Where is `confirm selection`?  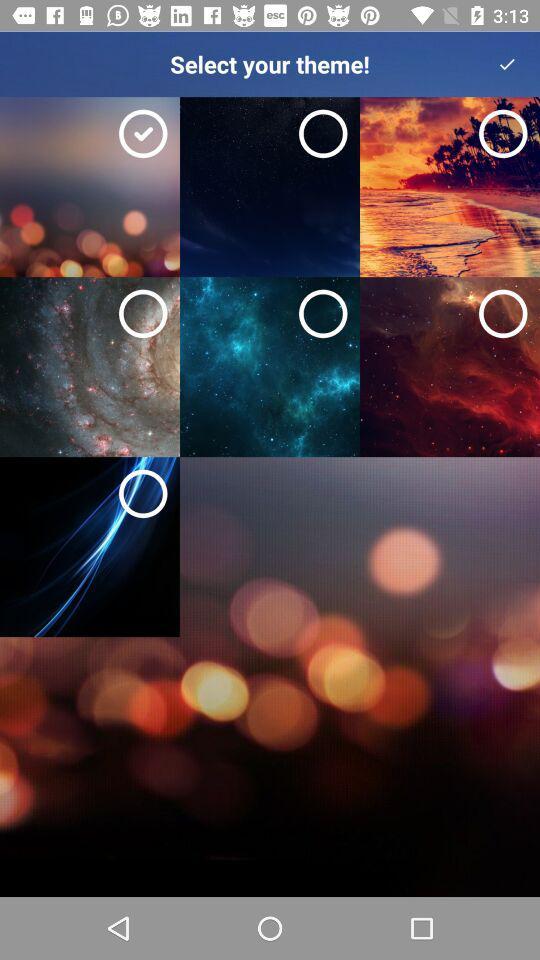
confirm selection is located at coordinates (507, 64).